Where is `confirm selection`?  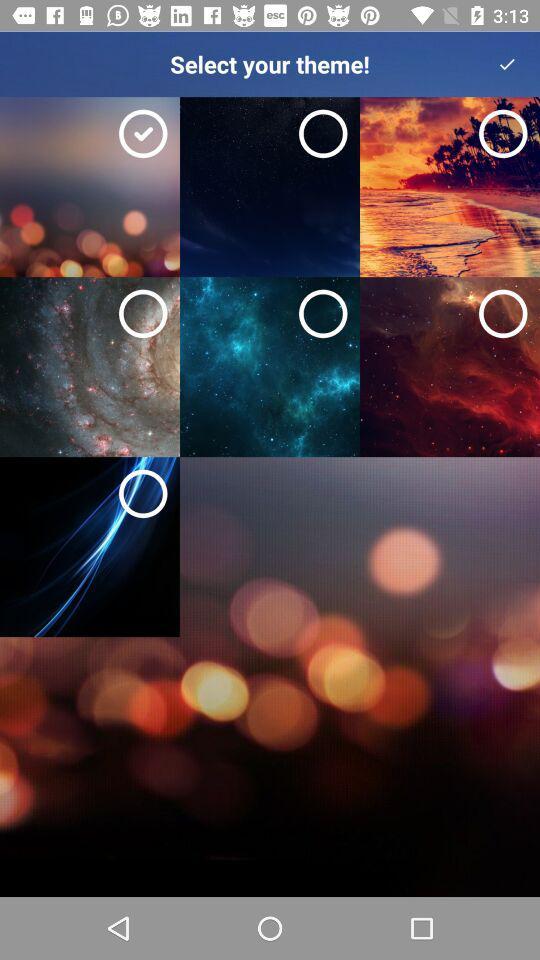
confirm selection is located at coordinates (507, 64).